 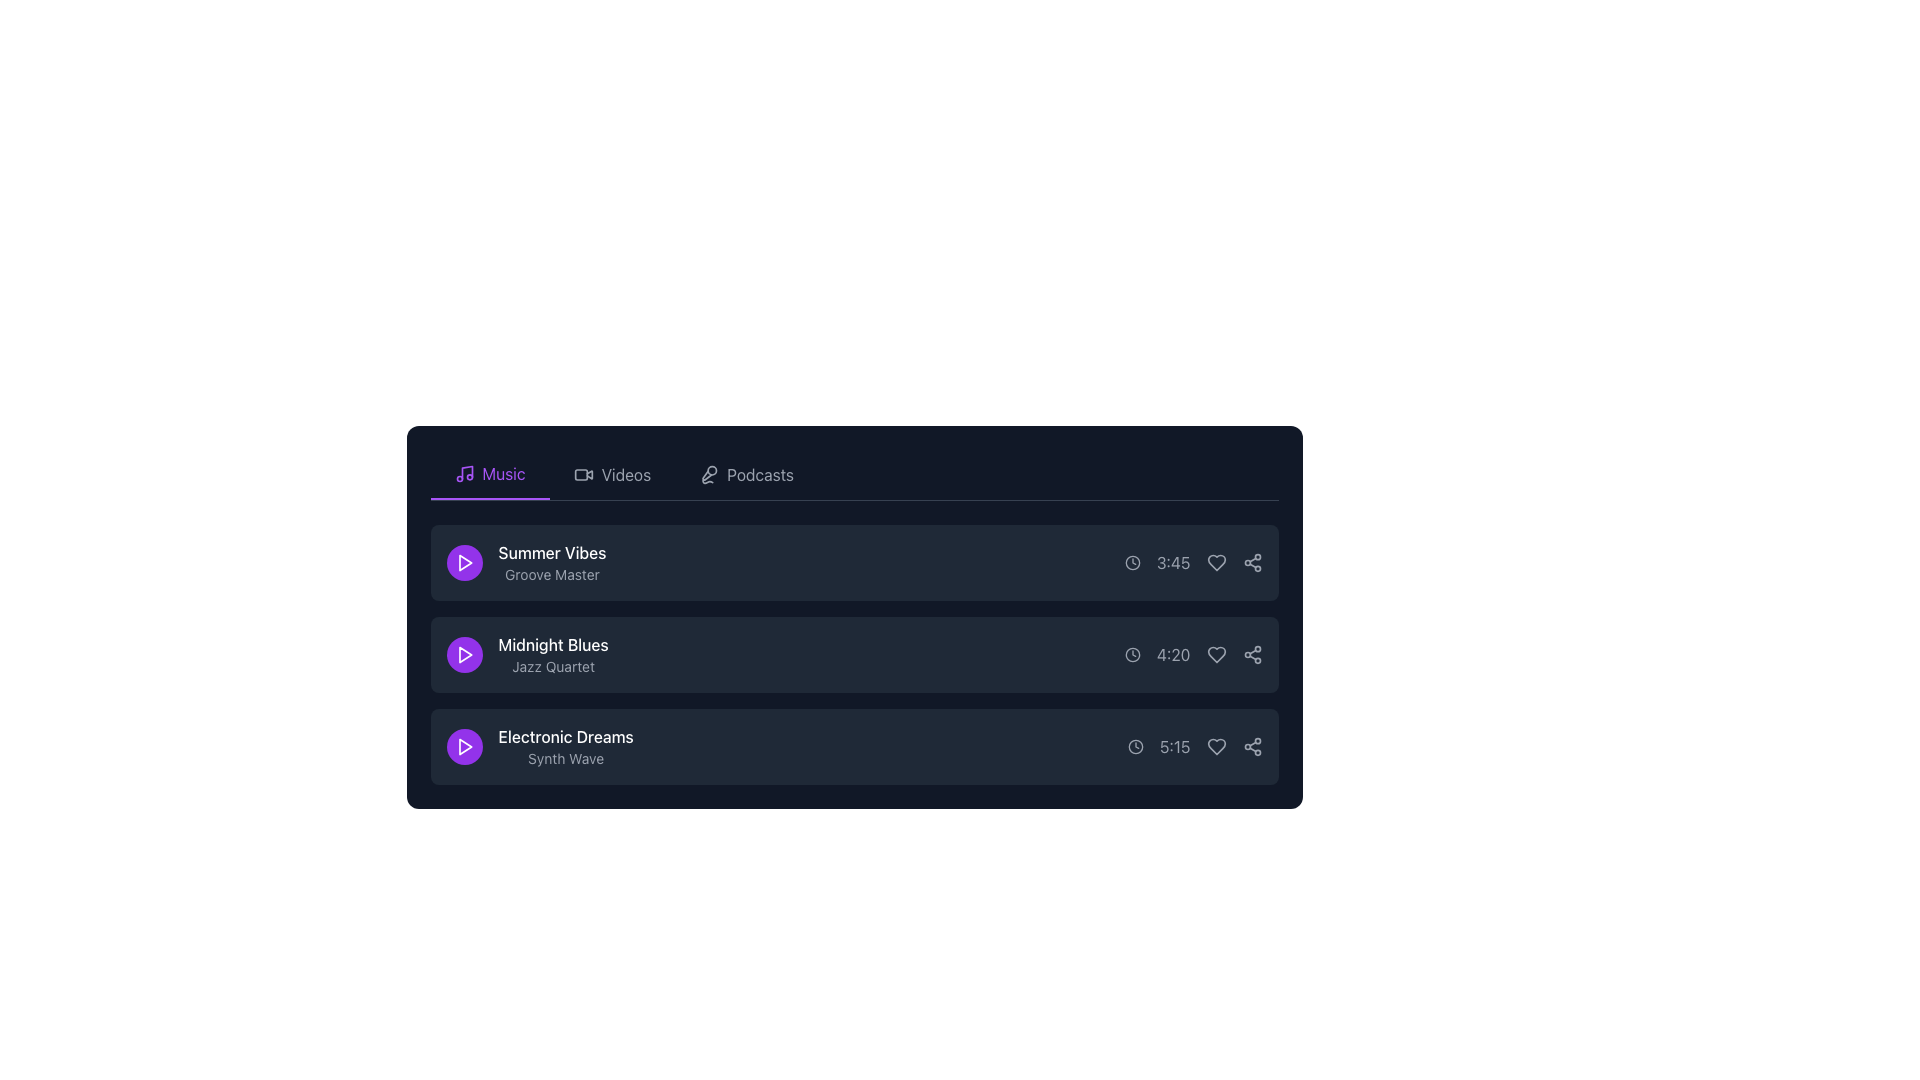 What do you see at coordinates (1251, 747) in the screenshot?
I see `the share icon button represented as three nodes connected by lines, which turns purple on hover, located on the far-right side of the last item in a vertical list` at bounding box center [1251, 747].